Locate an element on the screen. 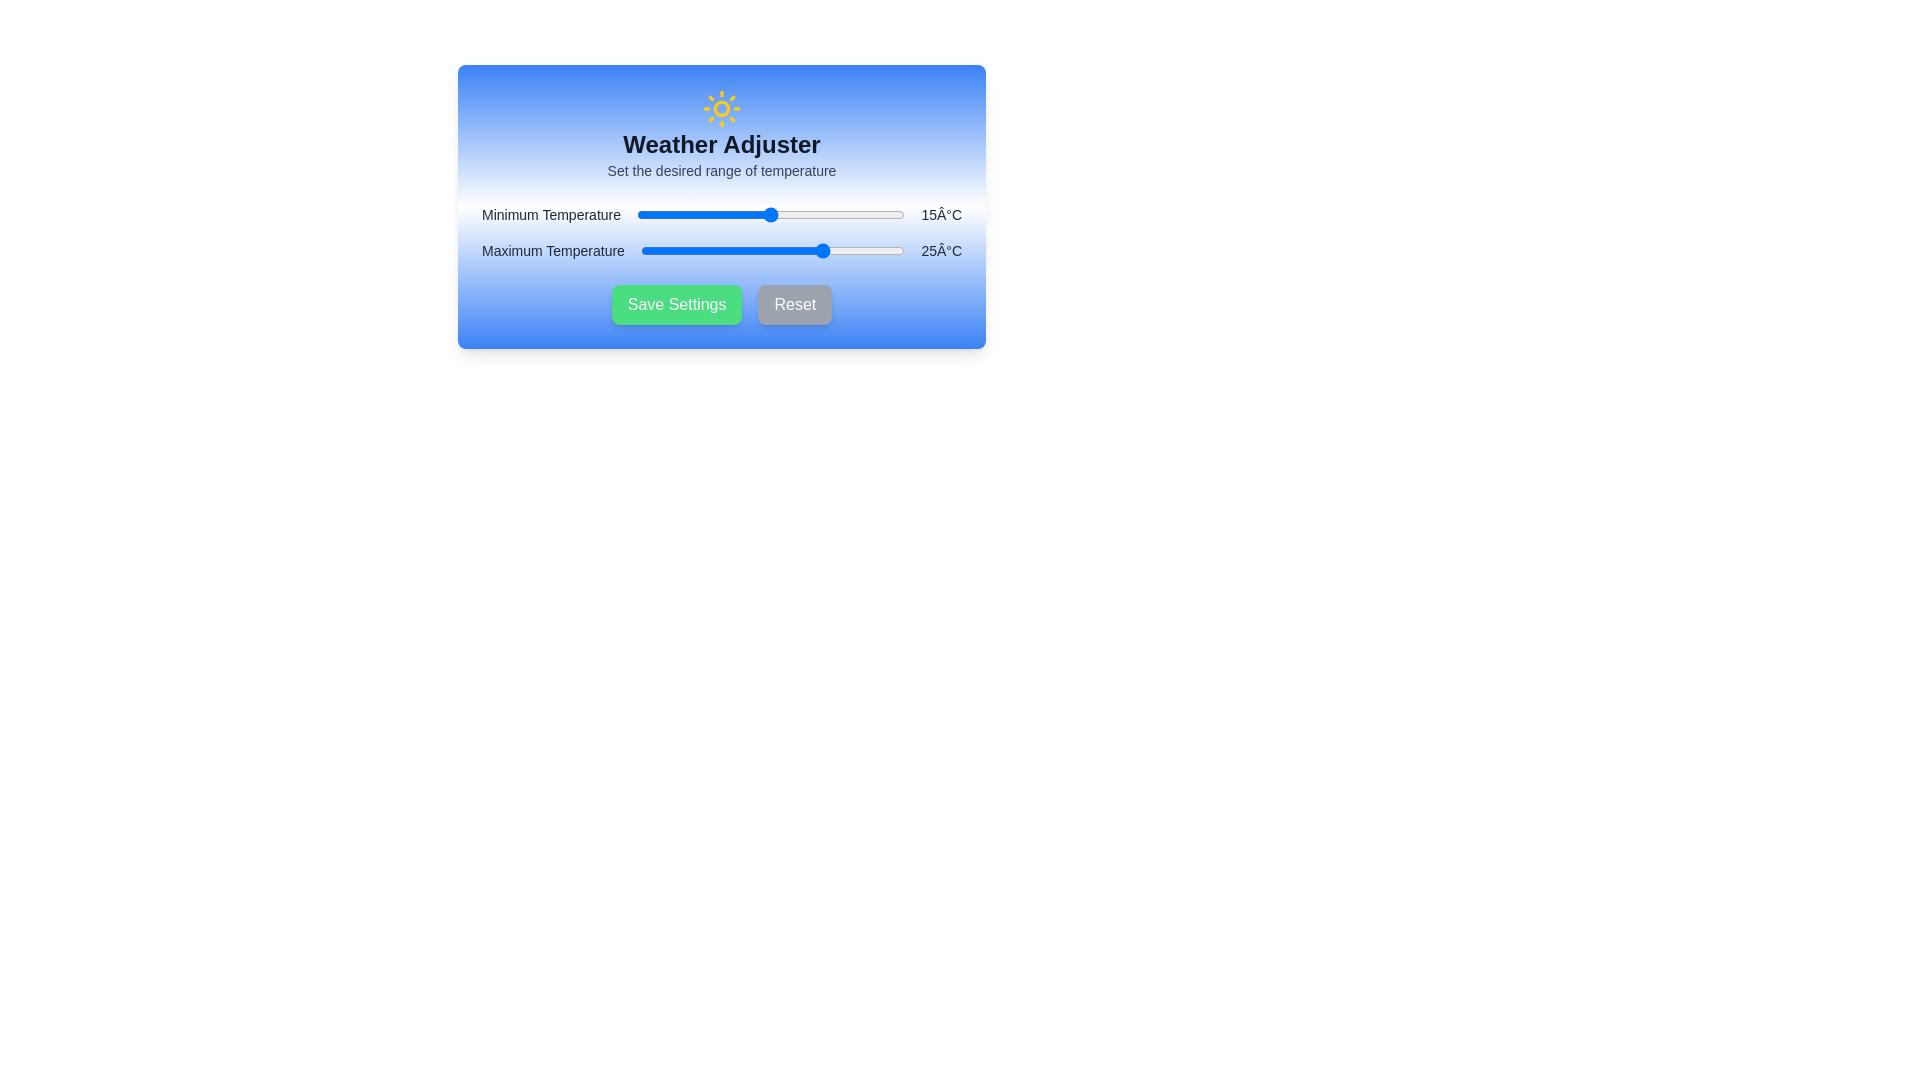 The height and width of the screenshot is (1080, 1920). the 'Save Settings' button is located at coordinates (676, 304).